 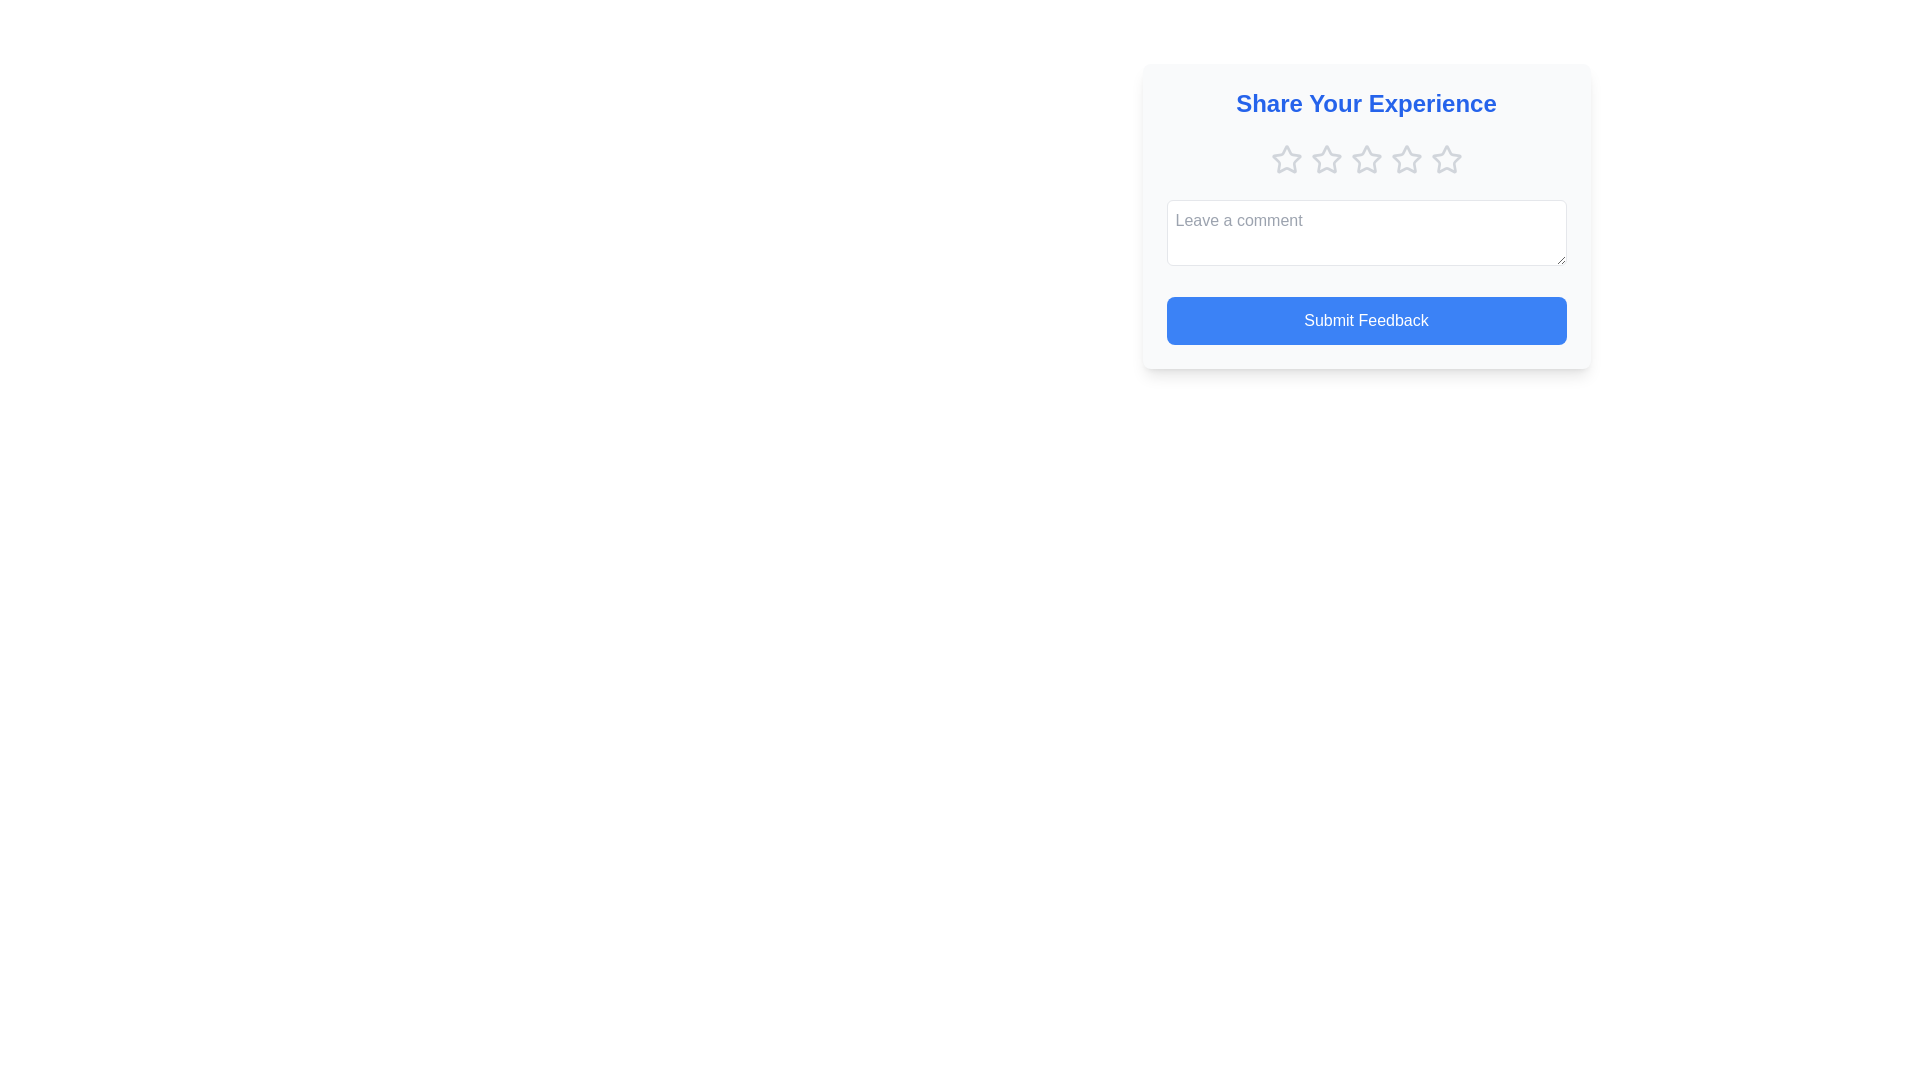 I want to click on the fourth star icon in the rating system, so click(x=1365, y=158).